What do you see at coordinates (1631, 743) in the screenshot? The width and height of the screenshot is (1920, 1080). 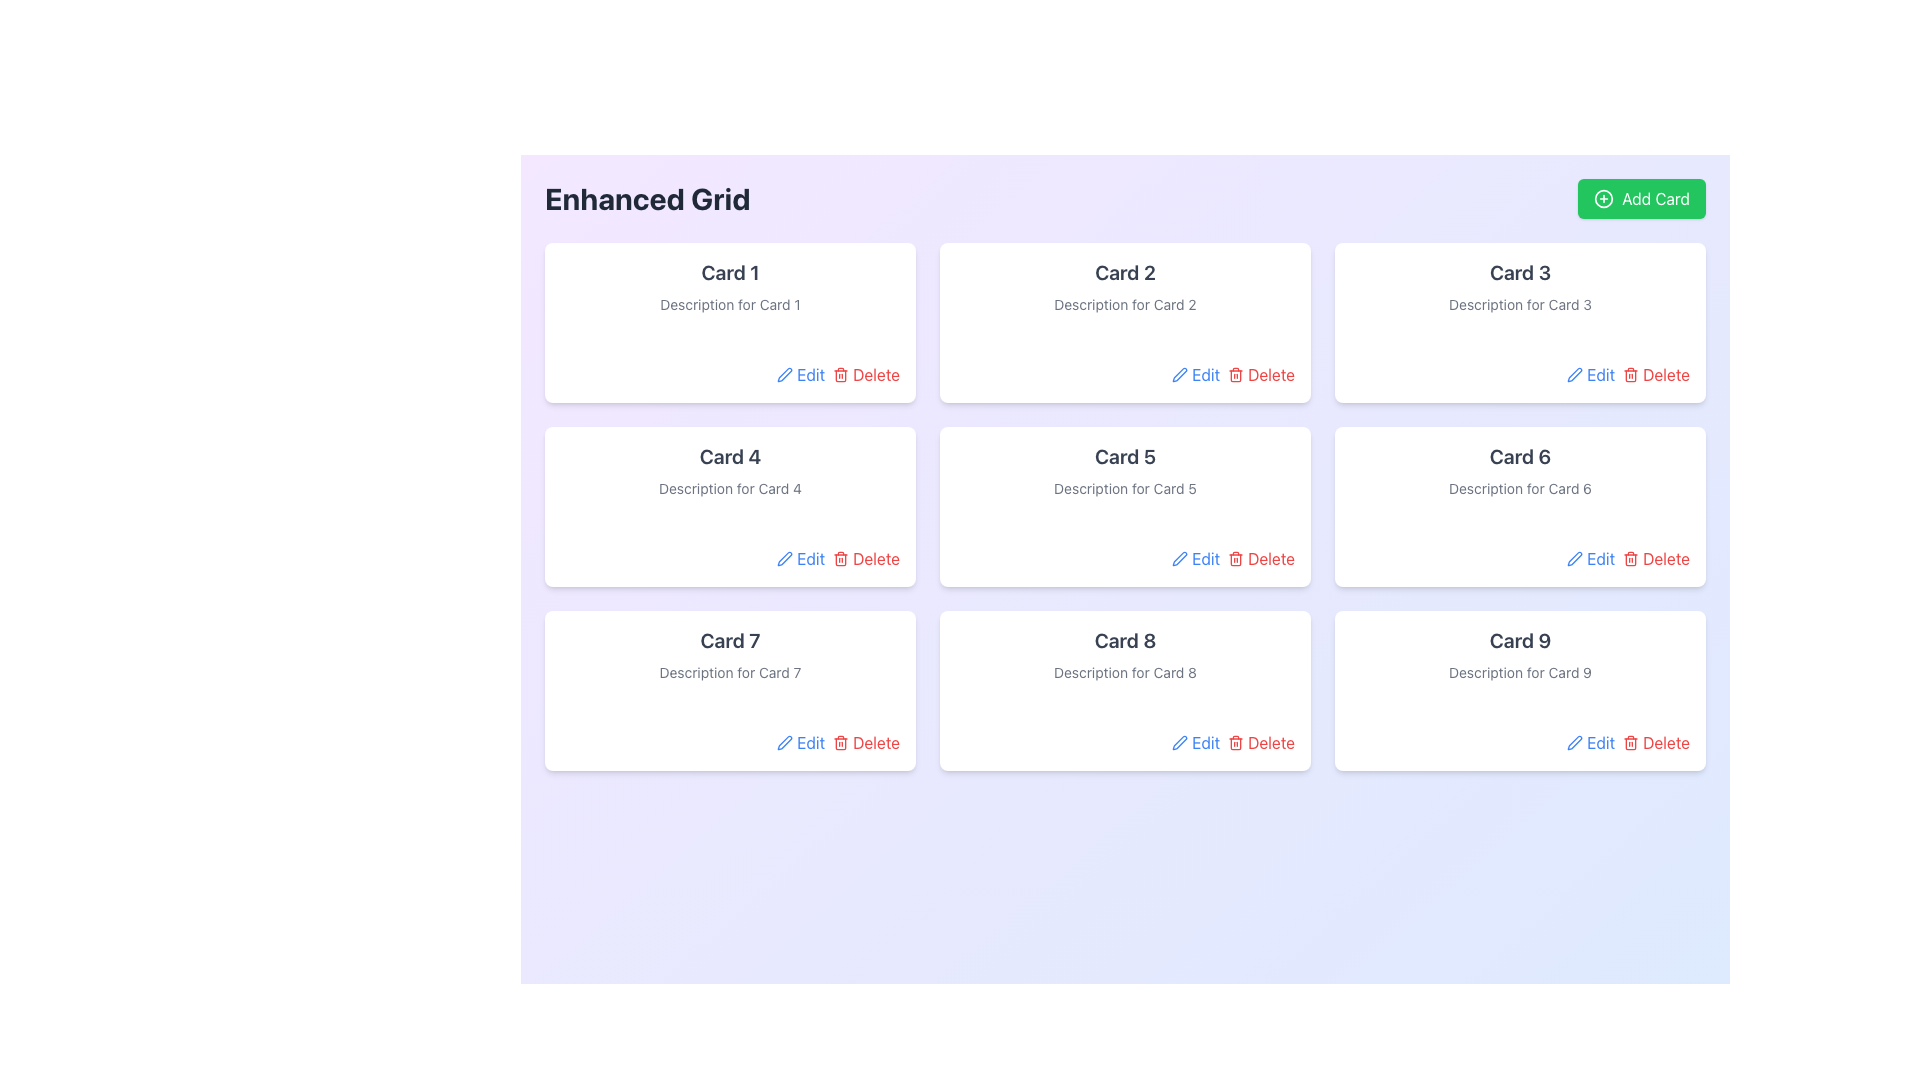 I see `the delete icon located at the bottom-right corner of the grid item for 'Card 9'` at bounding box center [1631, 743].